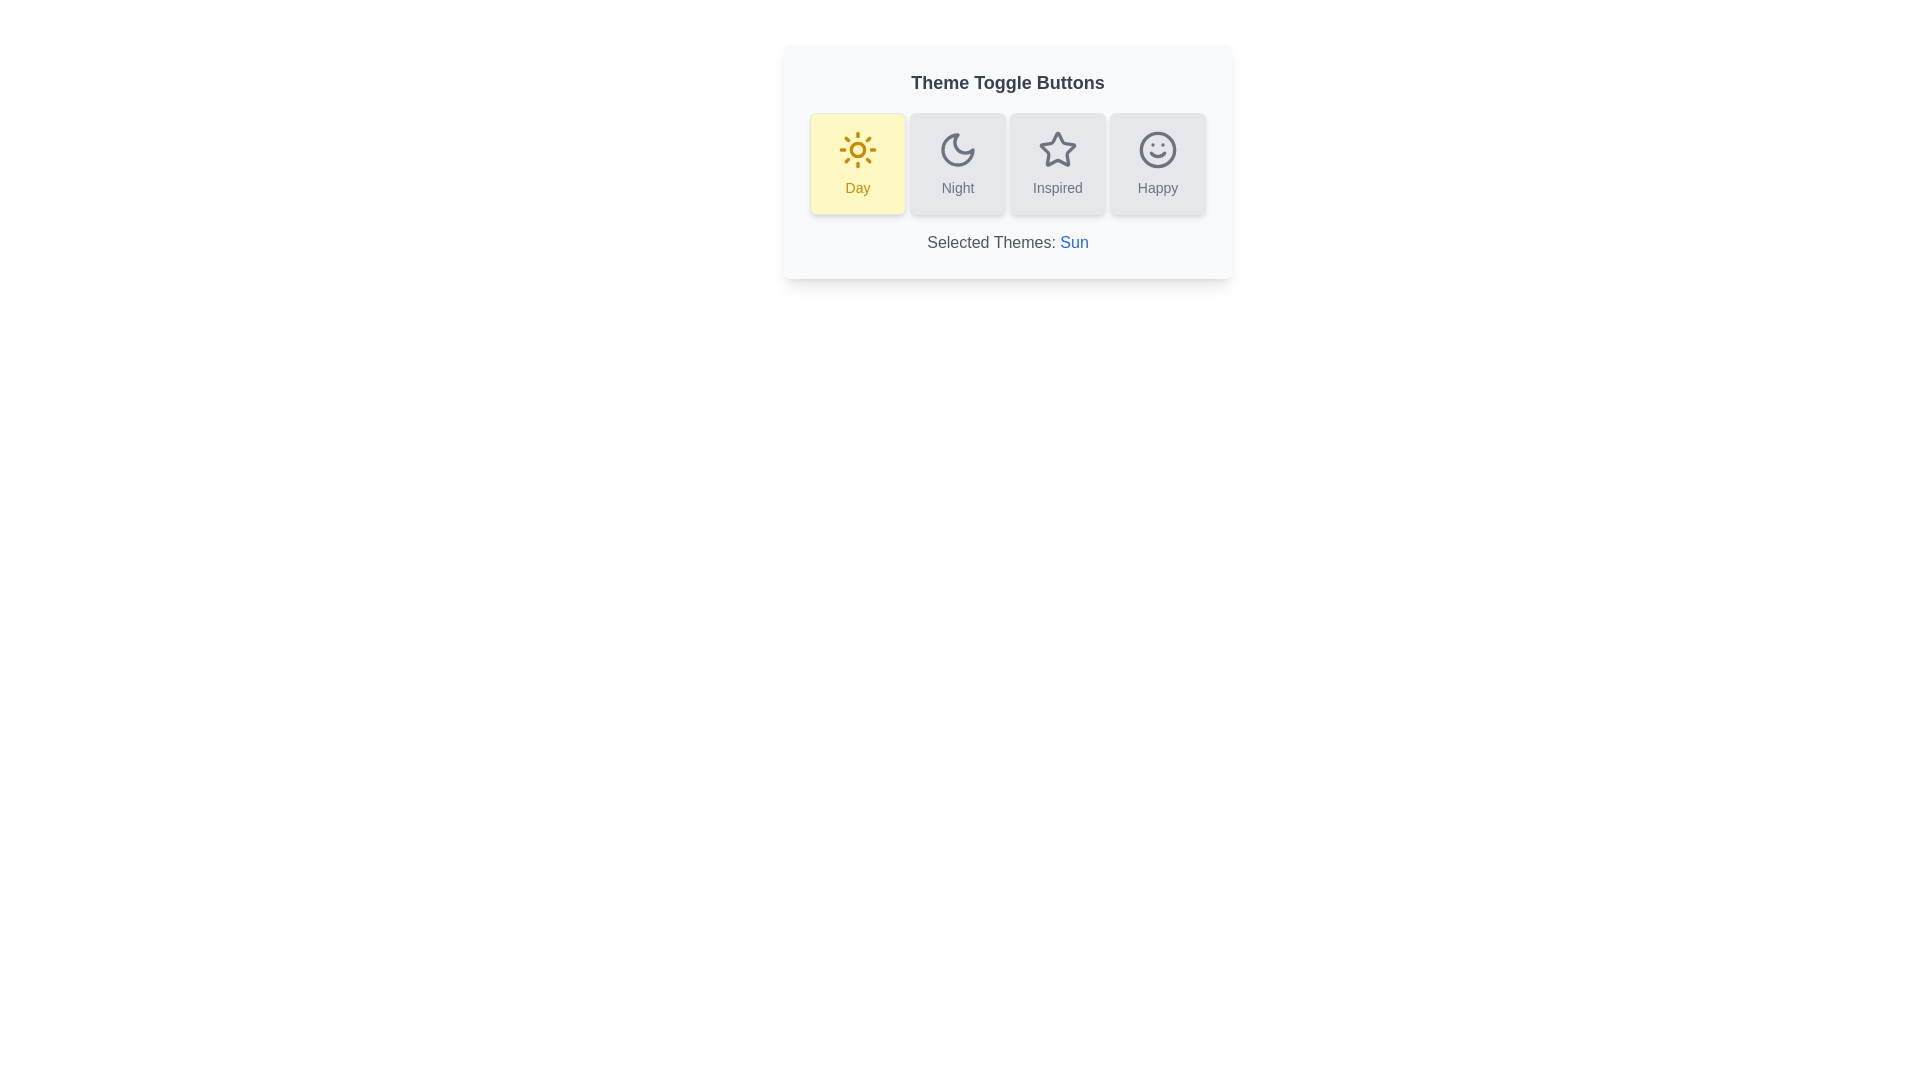 The width and height of the screenshot is (1920, 1080). Describe the element at coordinates (858, 149) in the screenshot. I see `the decorative circular element of the sun icon located in the 'Day' button under the 'Theme Toggle Buttons' section` at that location.